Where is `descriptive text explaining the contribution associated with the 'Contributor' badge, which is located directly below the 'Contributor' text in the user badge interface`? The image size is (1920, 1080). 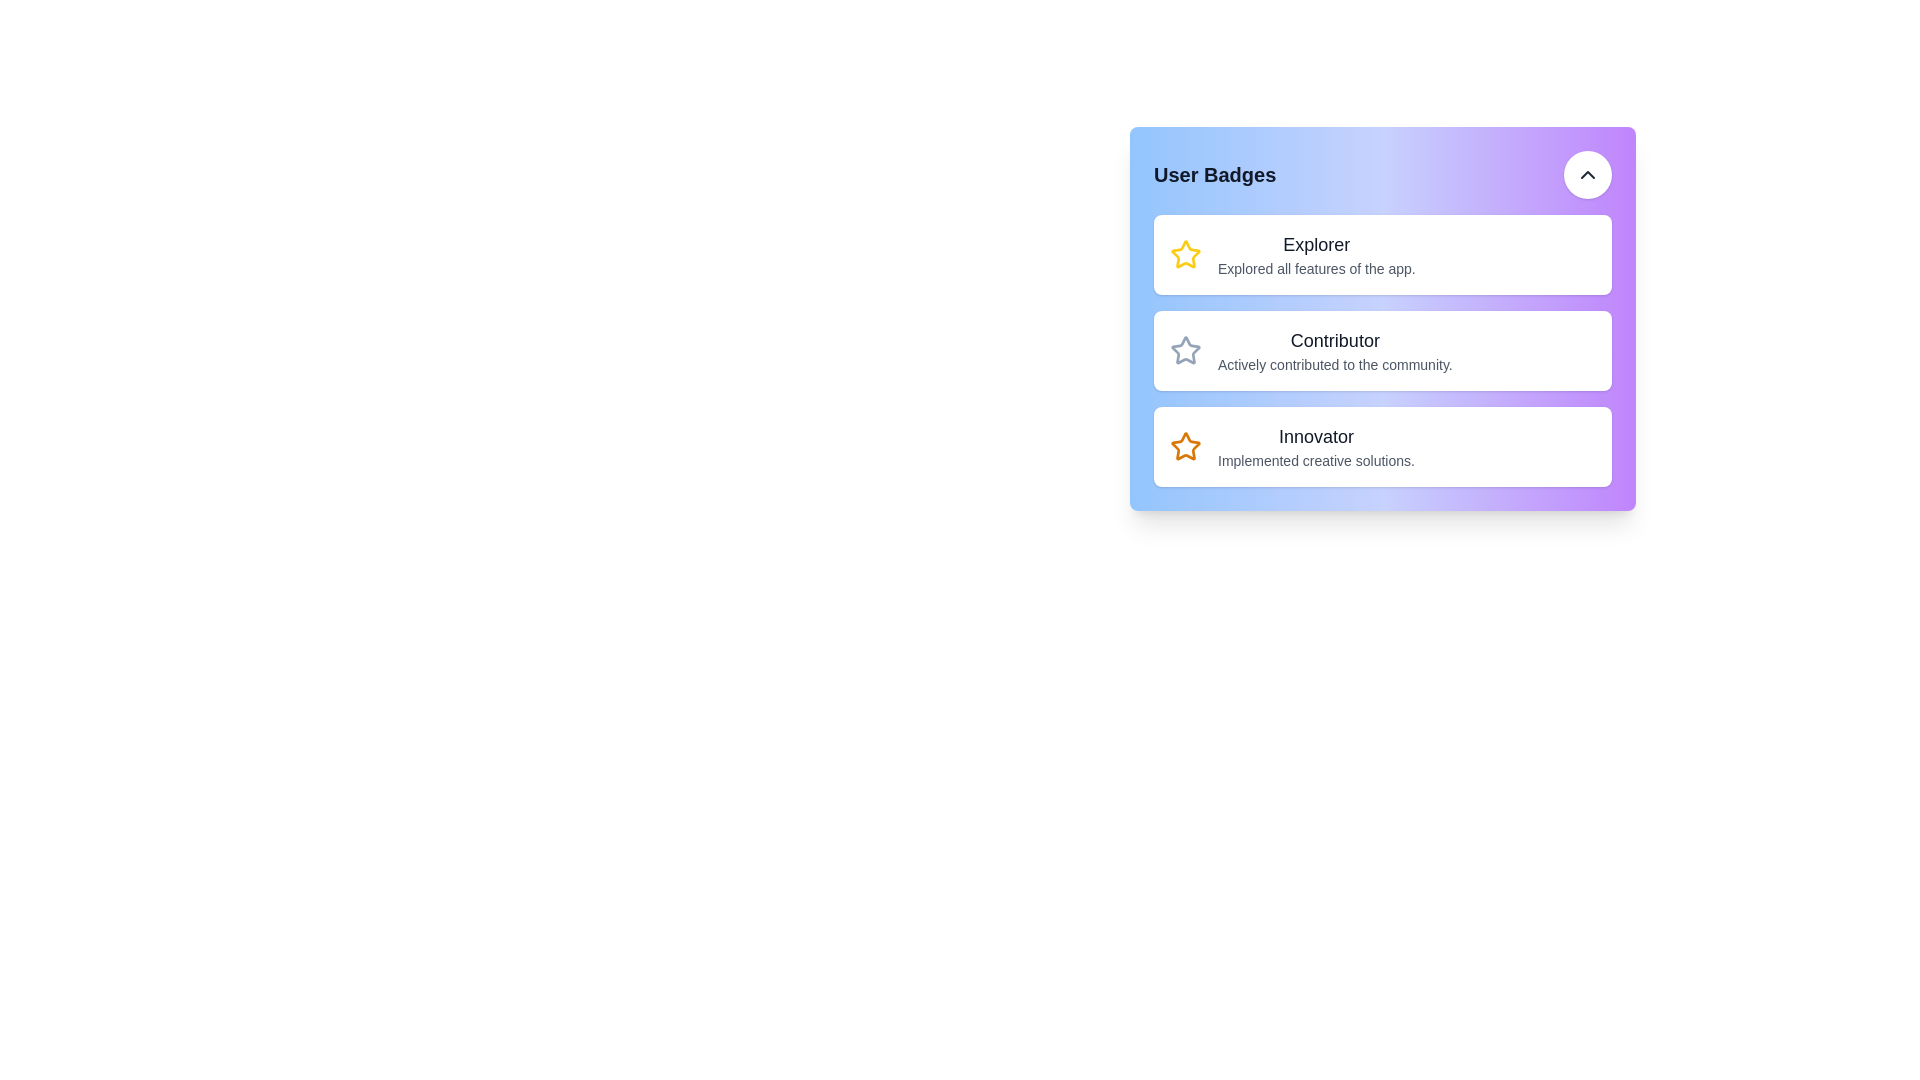 descriptive text explaining the contribution associated with the 'Contributor' badge, which is located directly below the 'Contributor' text in the user badge interface is located at coordinates (1335, 365).